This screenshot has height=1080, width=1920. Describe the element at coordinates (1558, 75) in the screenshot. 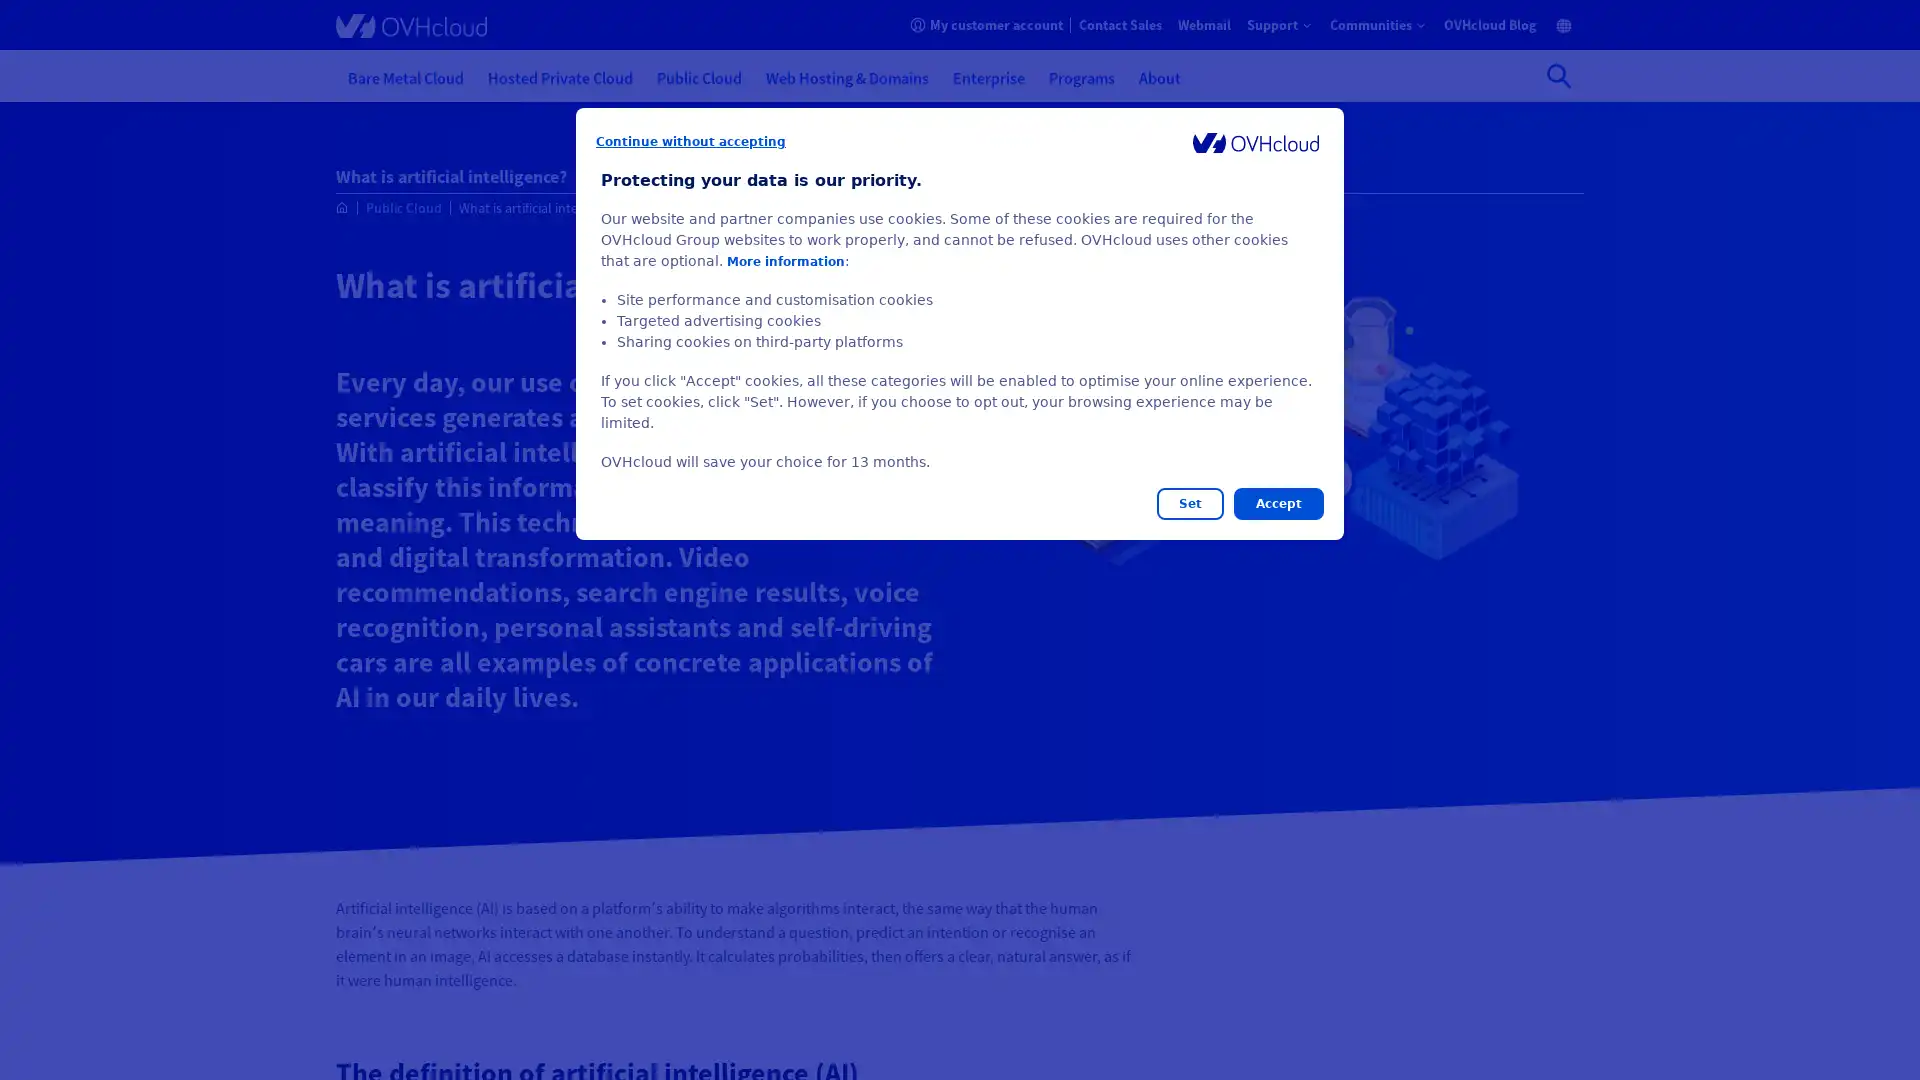

I see `Open search bar` at that location.